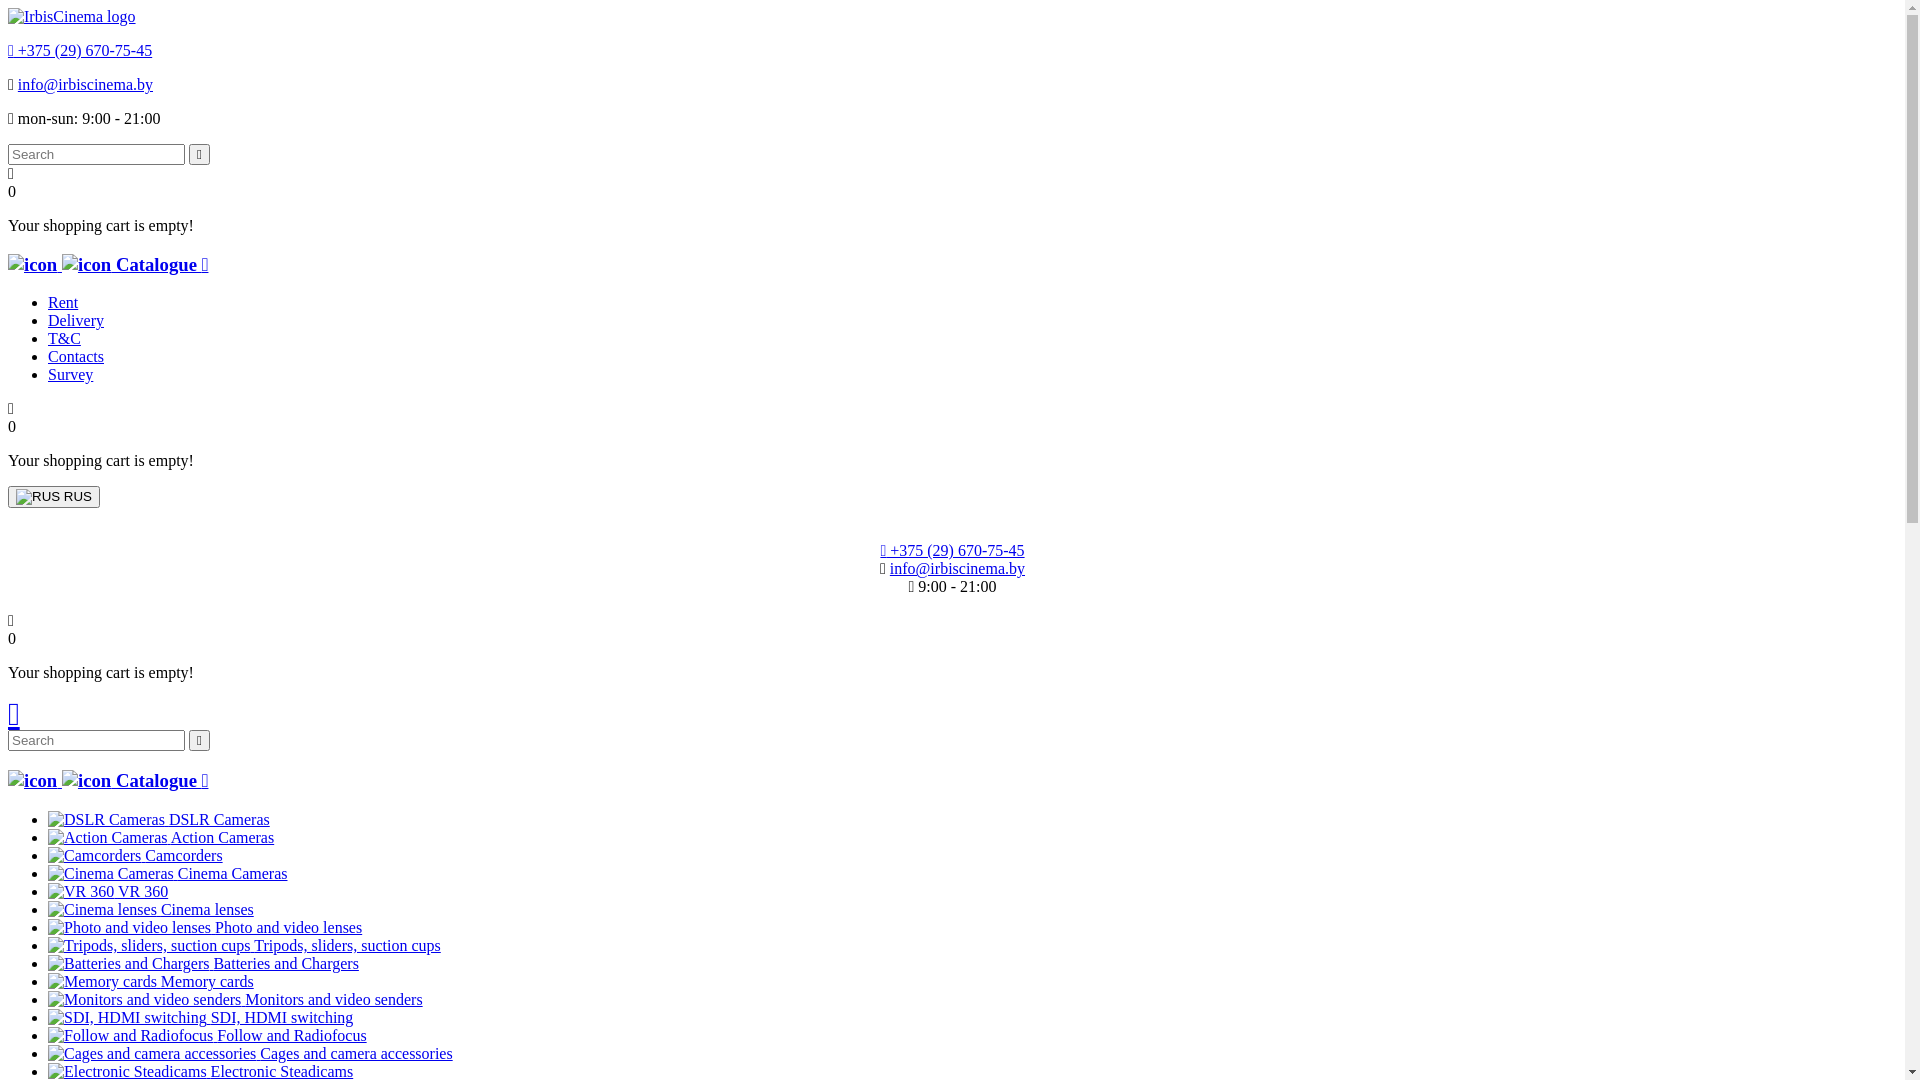 This screenshot has width=1920, height=1080. What do you see at coordinates (80, 890) in the screenshot?
I see `'VR 360'` at bounding box center [80, 890].